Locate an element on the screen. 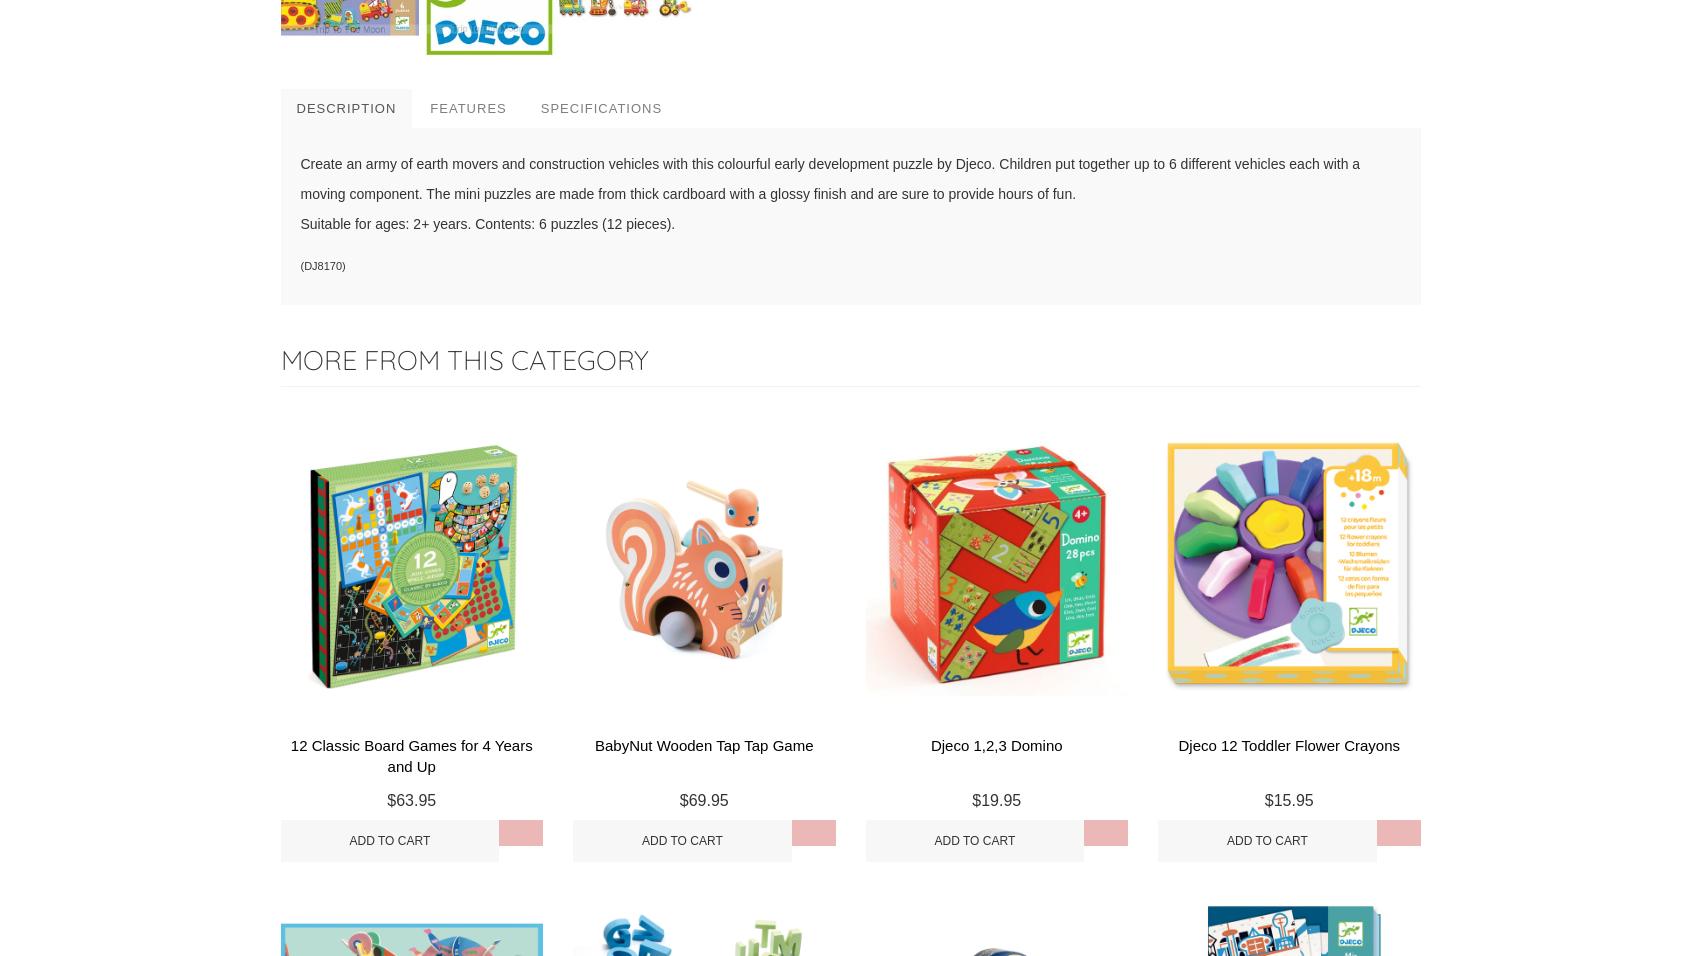 This screenshot has height=956, width=1701. 'DJ8170' is located at coordinates (303, 264).